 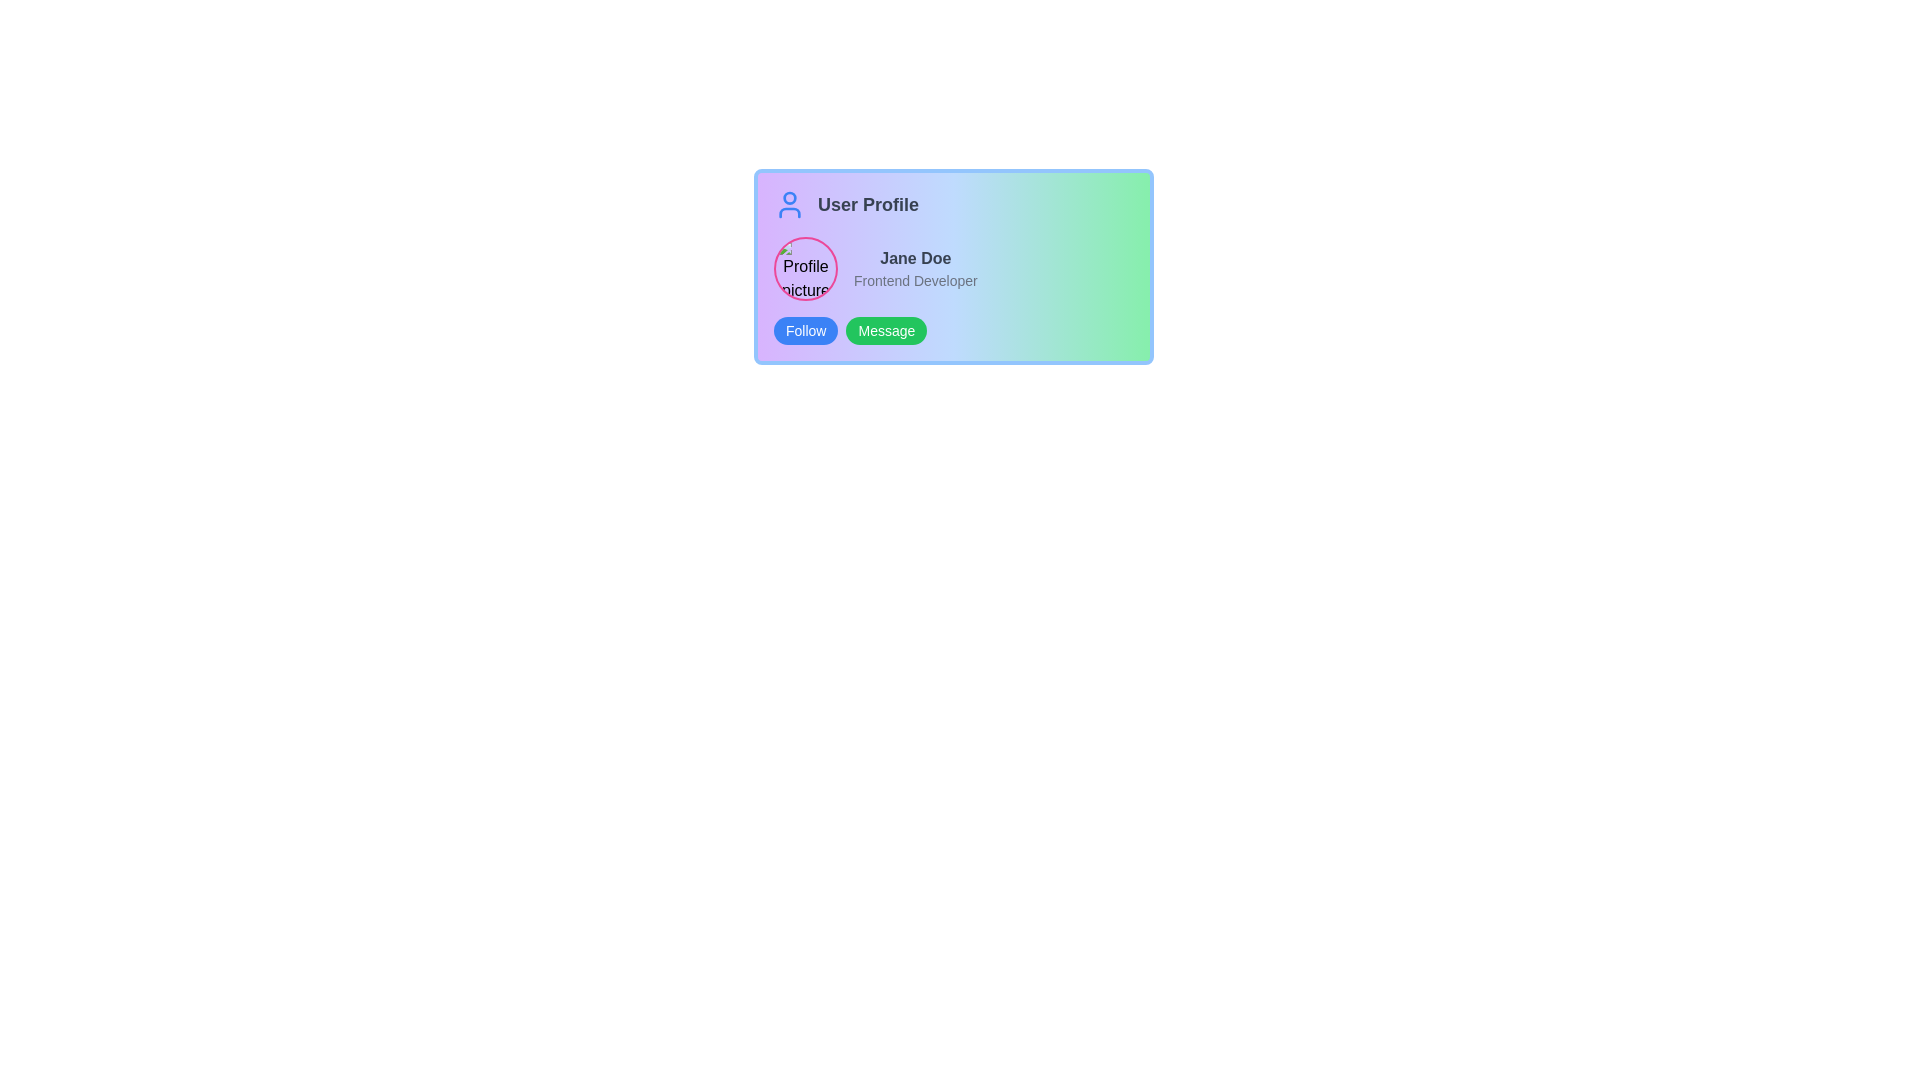 What do you see at coordinates (806, 330) in the screenshot?
I see `the blue 'Follow' button with rounded corners located at the bottom-left side of the user profile card` at bounding box center [806, 330].